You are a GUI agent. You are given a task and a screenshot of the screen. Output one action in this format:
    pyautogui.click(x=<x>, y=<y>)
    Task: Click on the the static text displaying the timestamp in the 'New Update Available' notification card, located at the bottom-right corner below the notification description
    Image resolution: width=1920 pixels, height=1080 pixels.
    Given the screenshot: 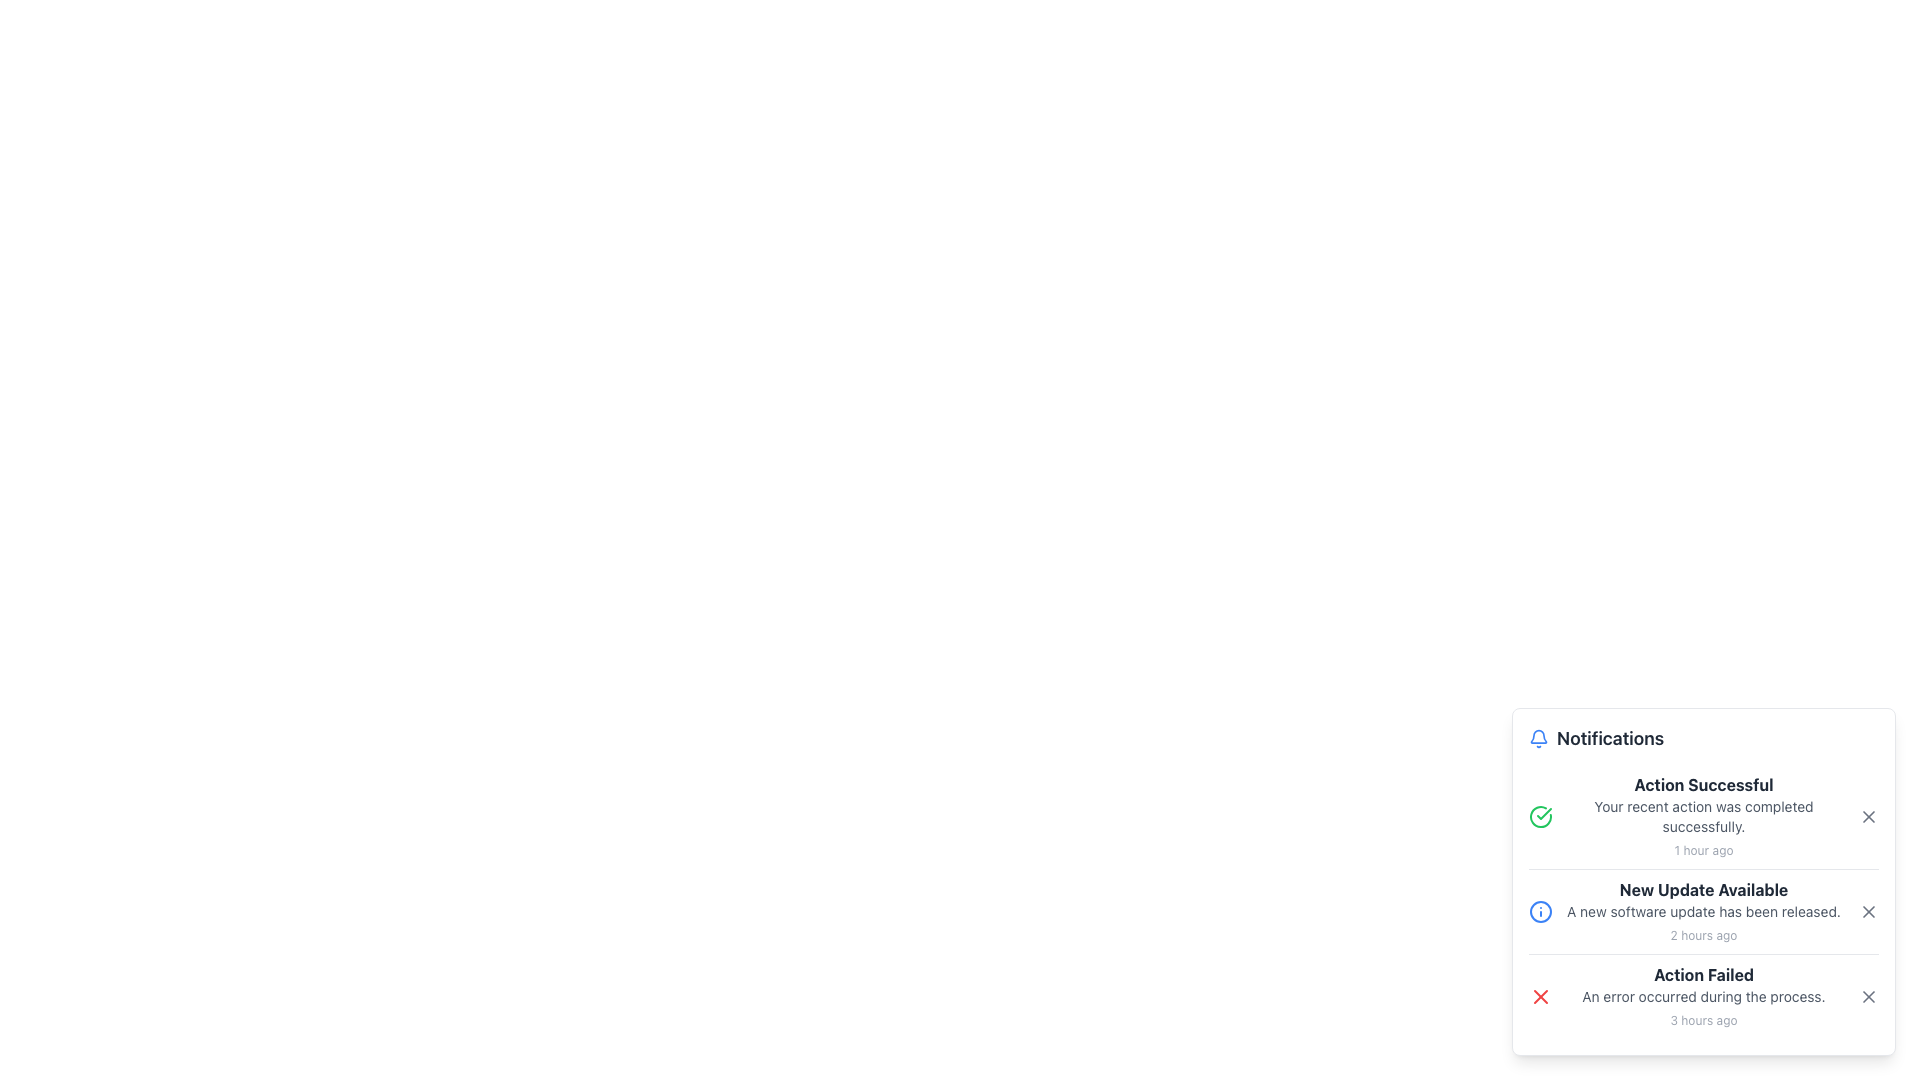 What is the action you would take?
    pyautogui.click(x=1703, y=935)
    